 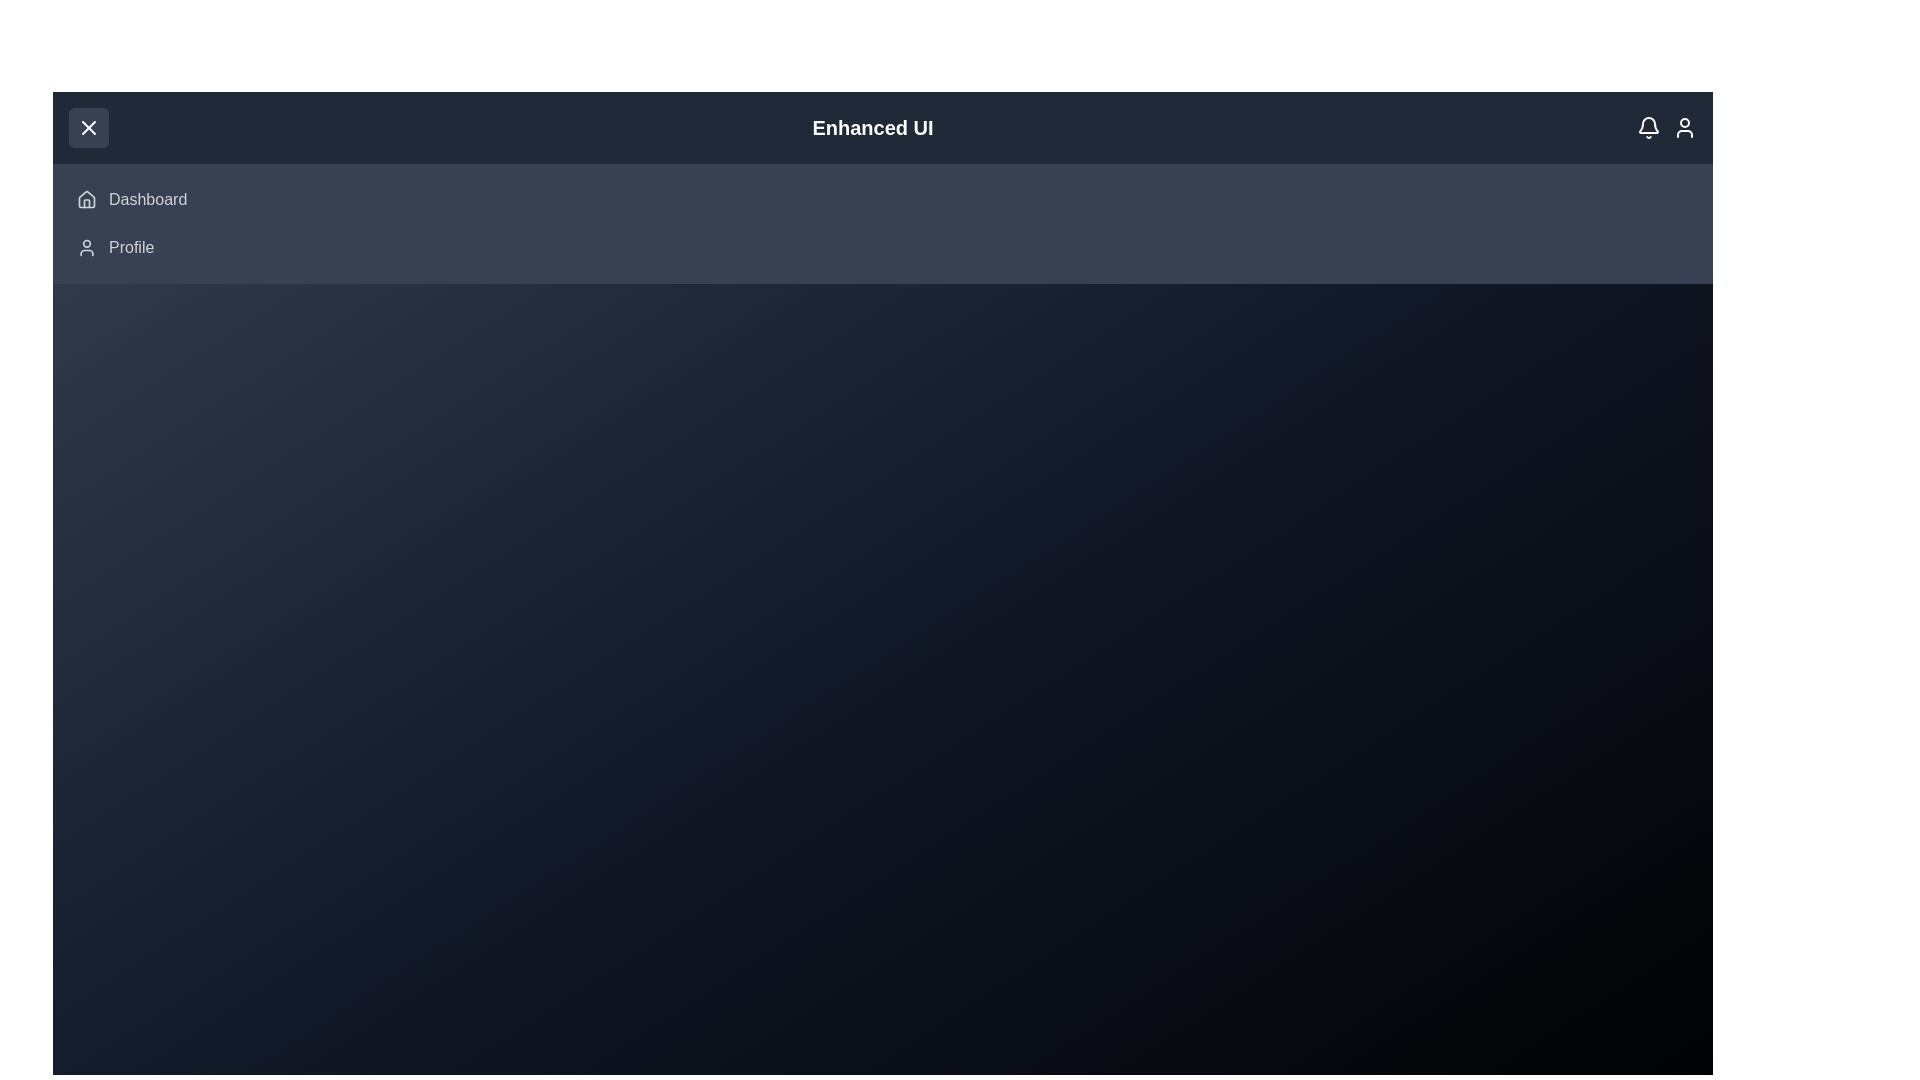 What do you see at coordinates (129, 246) in the screenshot?
I see `the 'Profile' menu item to navigate to the 'Profile' section` at bounding box center [129, 246].